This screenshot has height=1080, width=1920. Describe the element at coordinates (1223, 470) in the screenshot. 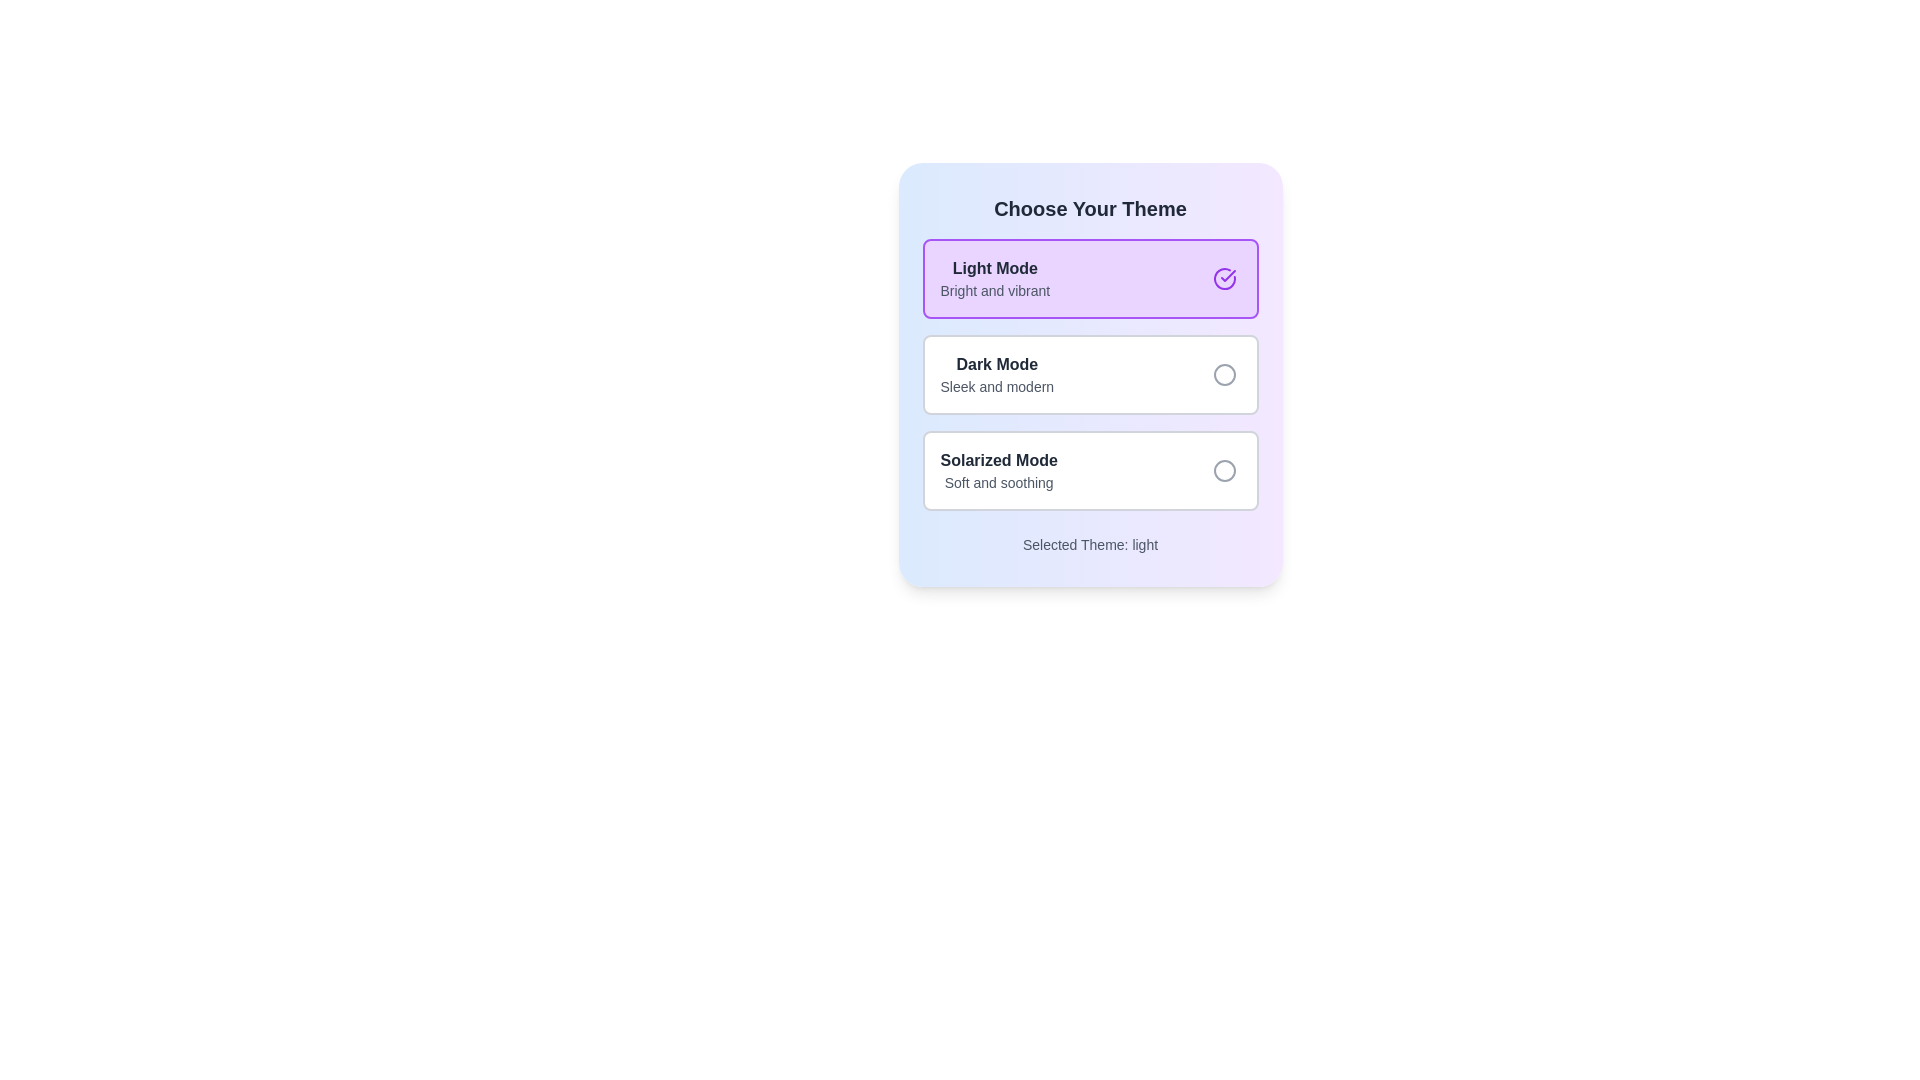

I see `the 'Solarized Mode' radio button` at that location.